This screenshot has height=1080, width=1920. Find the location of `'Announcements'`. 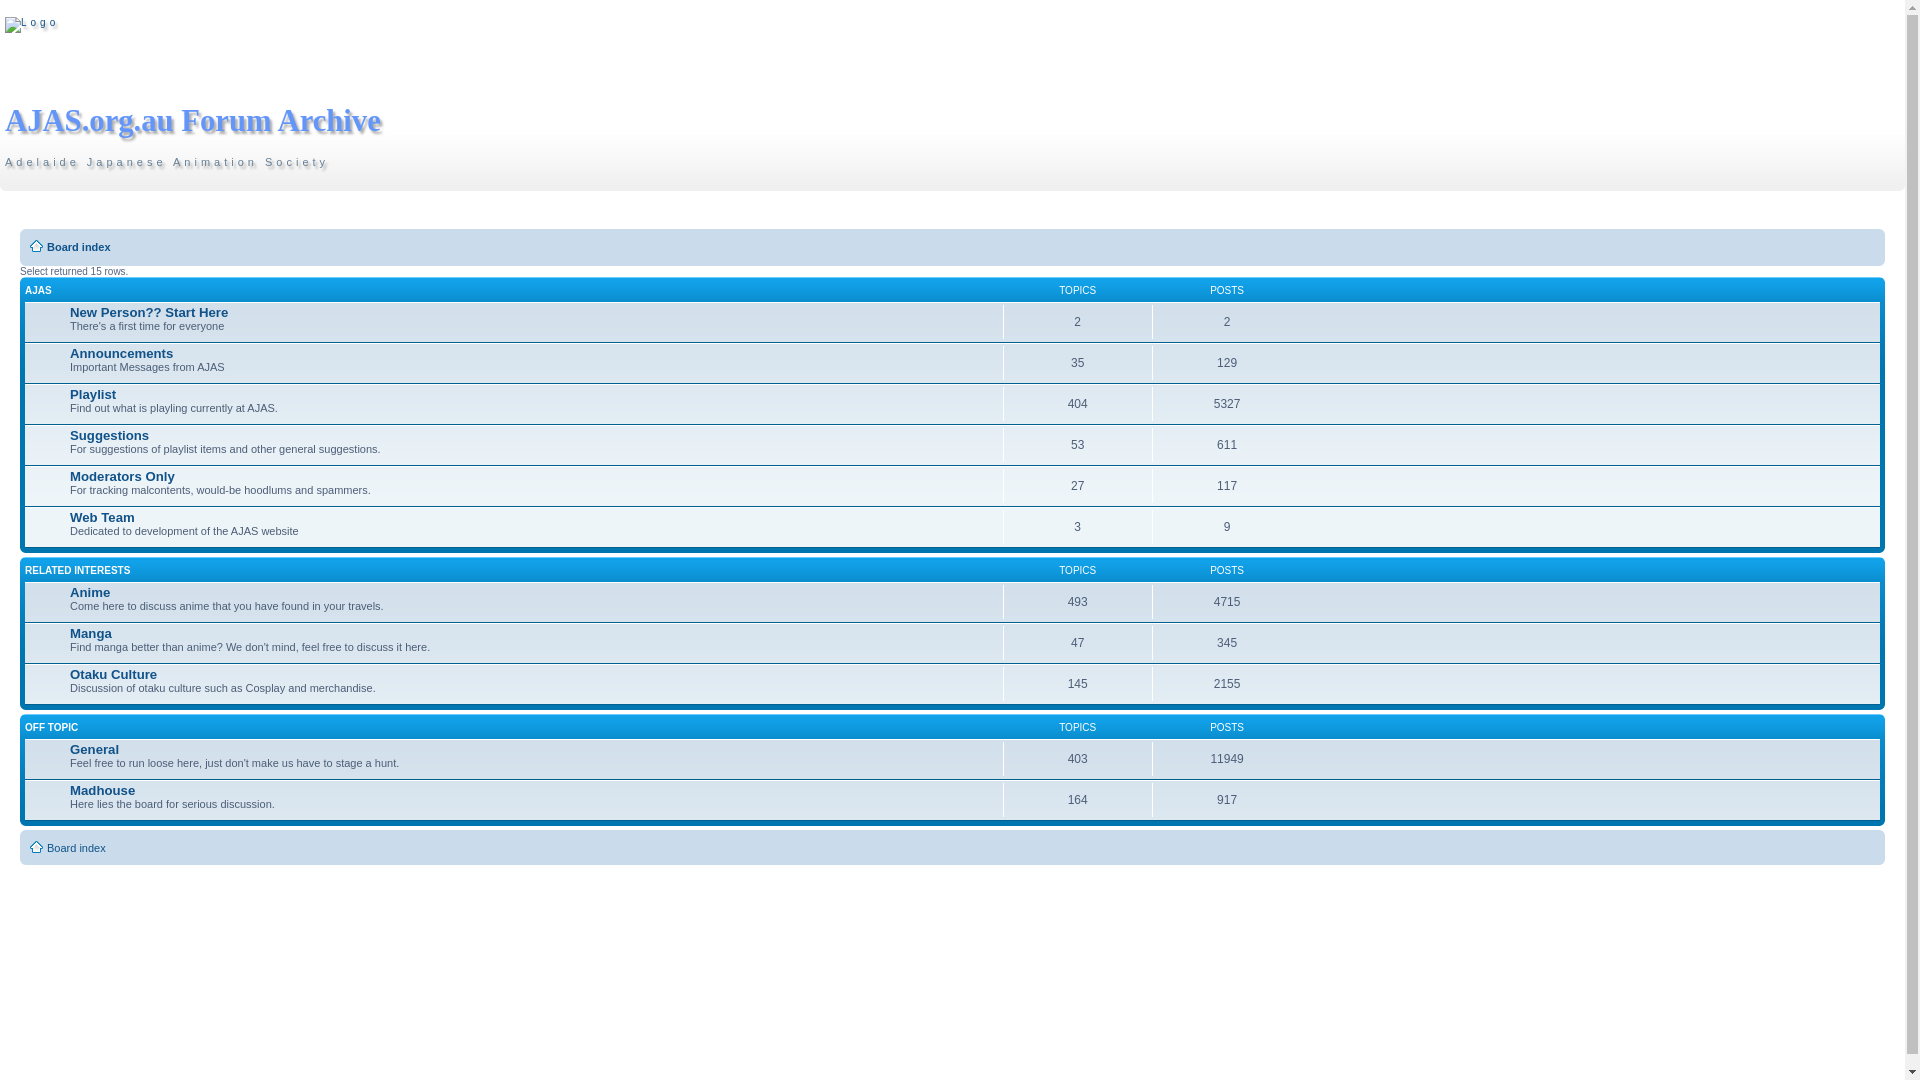

'Announcements' is located at coordinates (120, 352).